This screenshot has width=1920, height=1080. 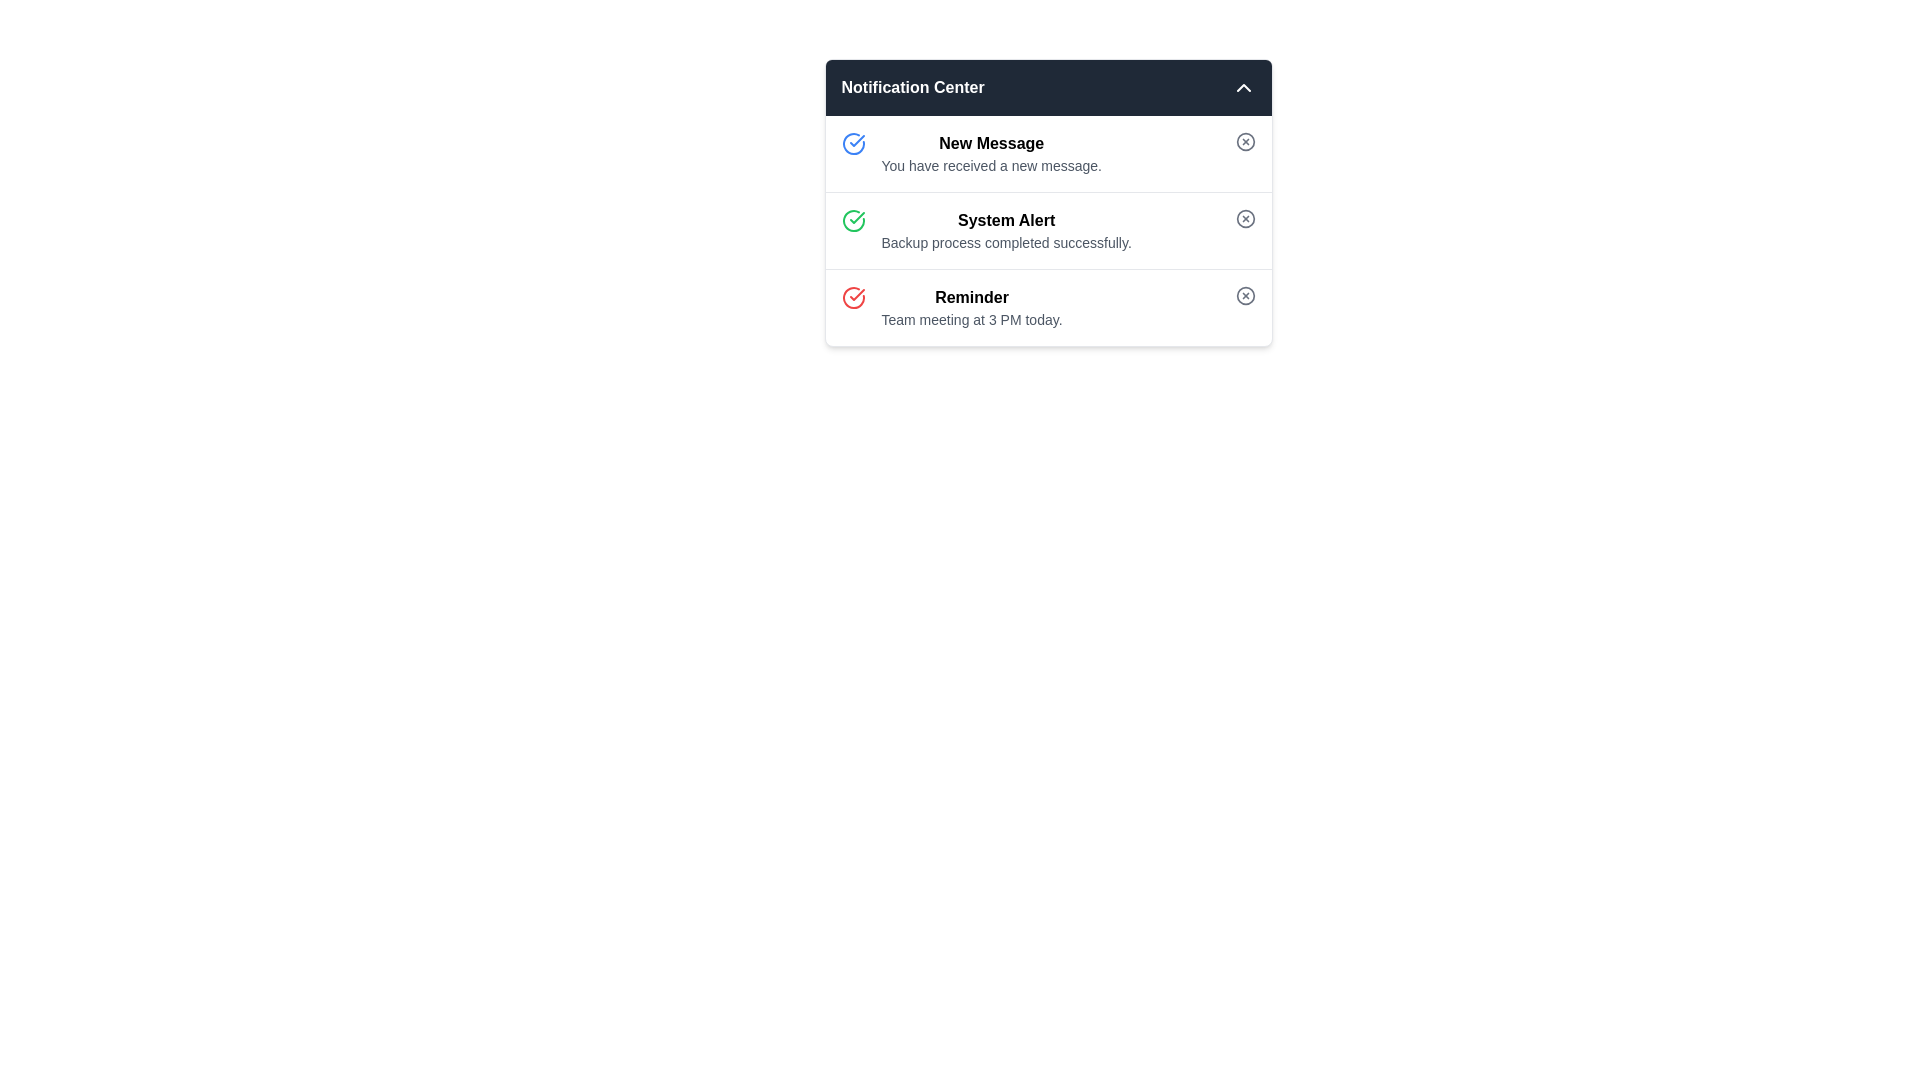 I want to click on the 'System Alert' notification icon, which is a green checkmark indicating success or completion, located in the Notification Center, so click(x=853, y=220).